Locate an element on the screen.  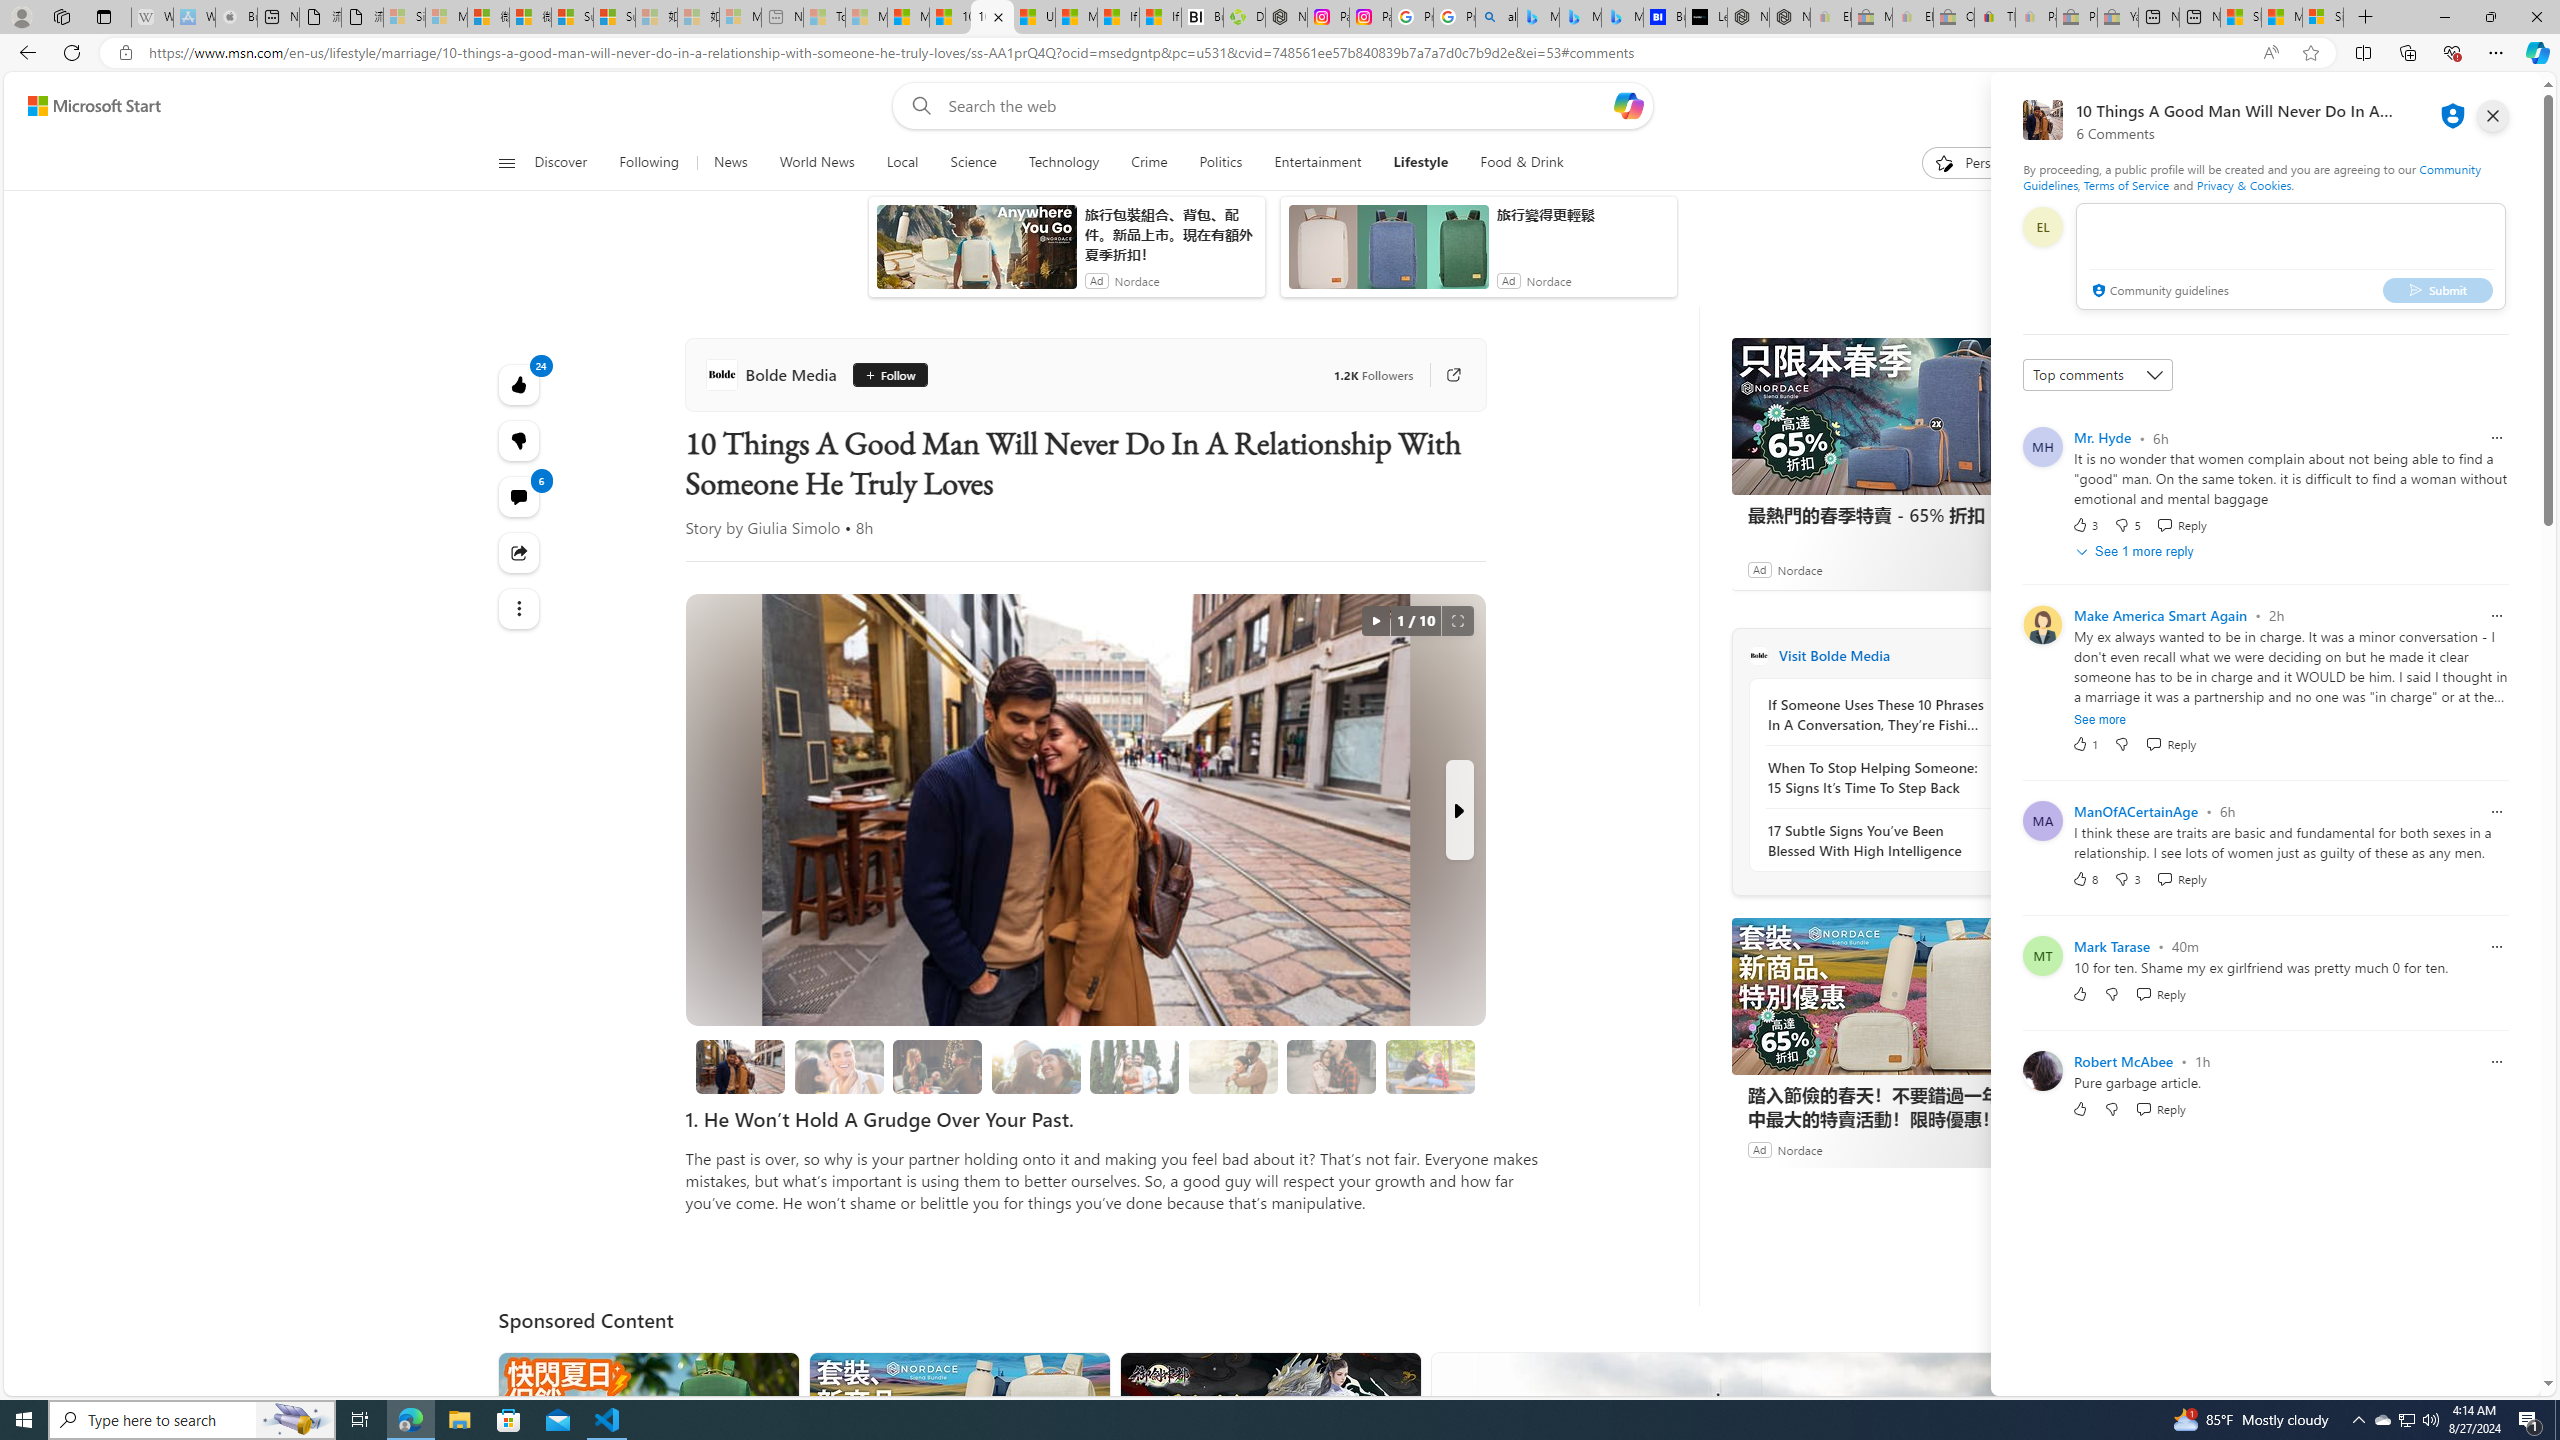
'Reply Reply Comment' is located at coordinates (2160, 1107).